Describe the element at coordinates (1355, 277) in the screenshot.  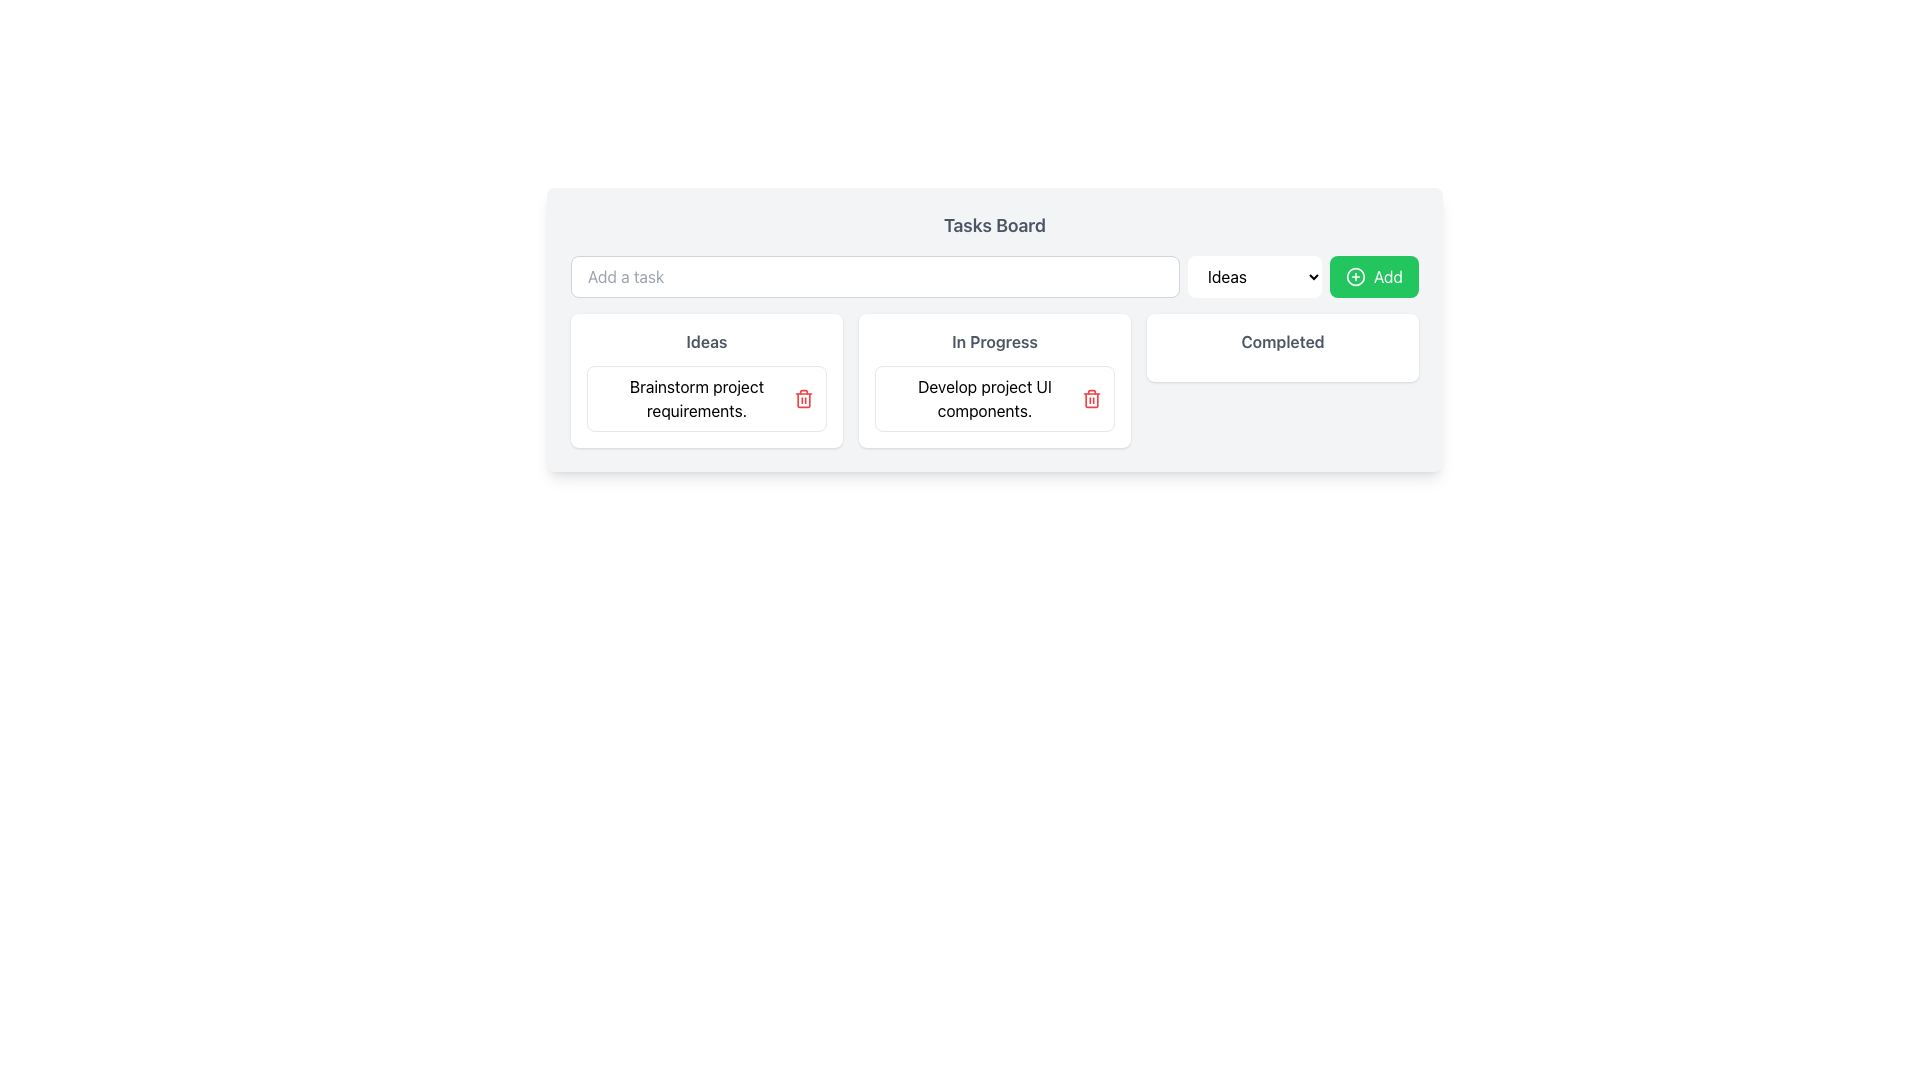
I see `the circular '+' icon located in the top-right corner of the task board interface to initiate the 'Add' action` at that location.